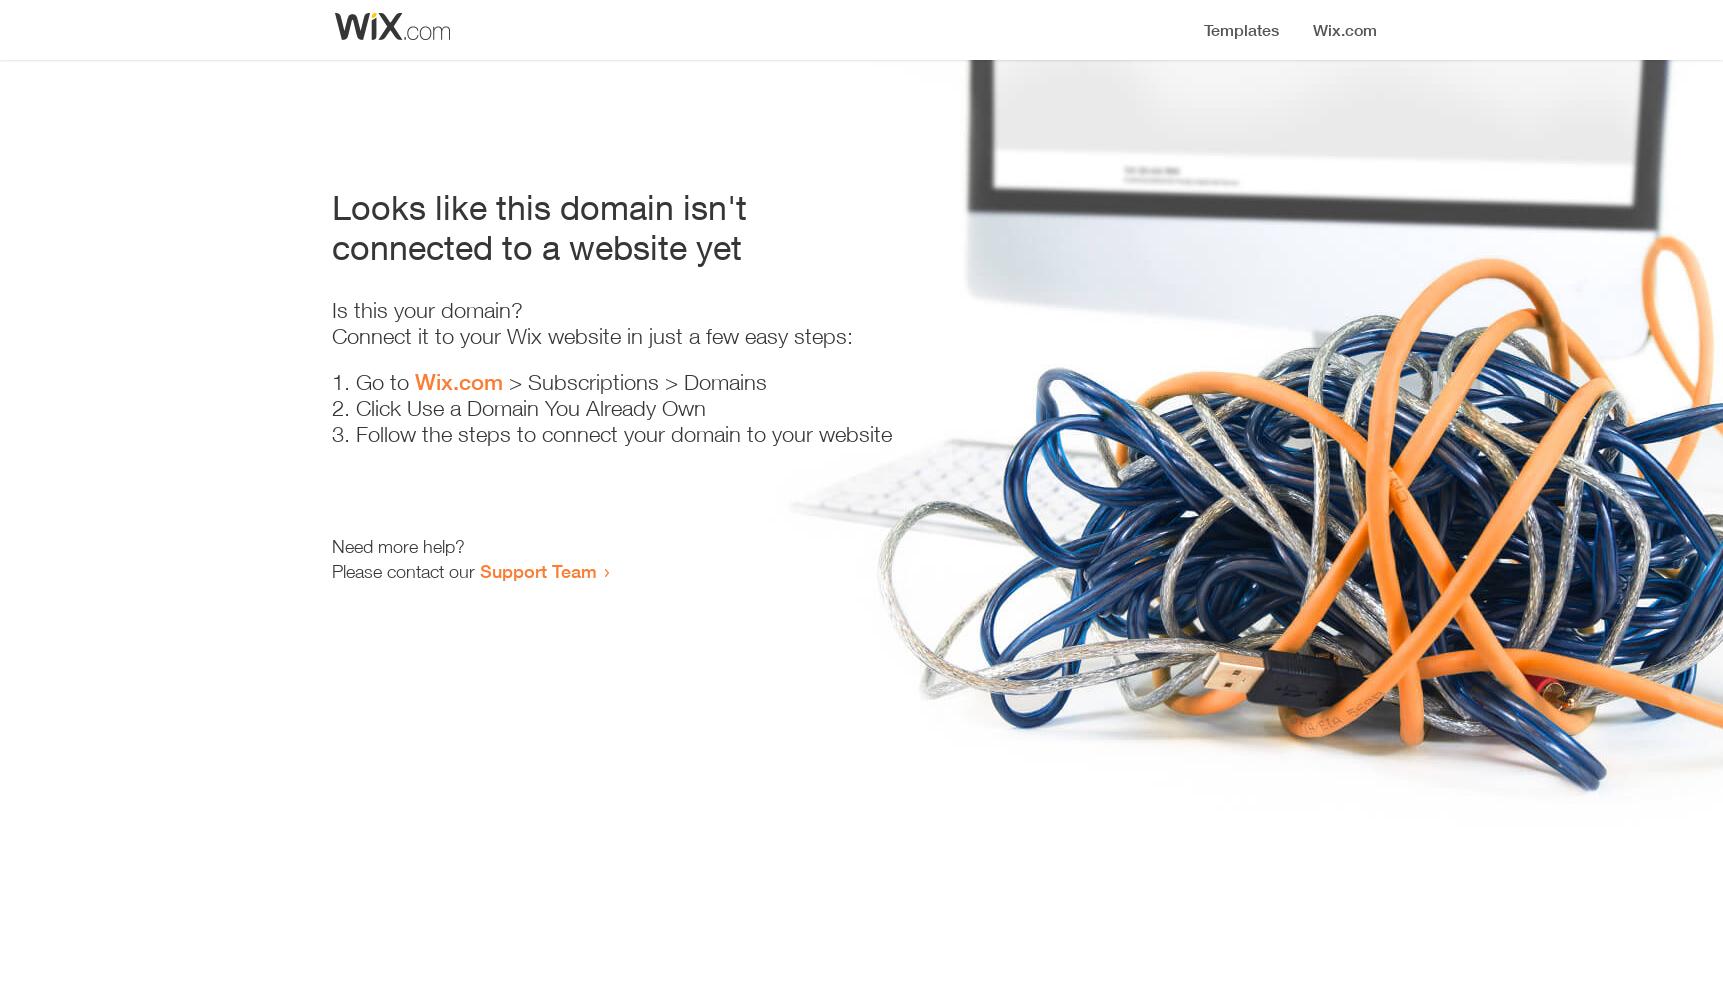 This screenshot has height=1000, width=1723. I want to click on 'Looks like this domain isn't', so click(538, 206).